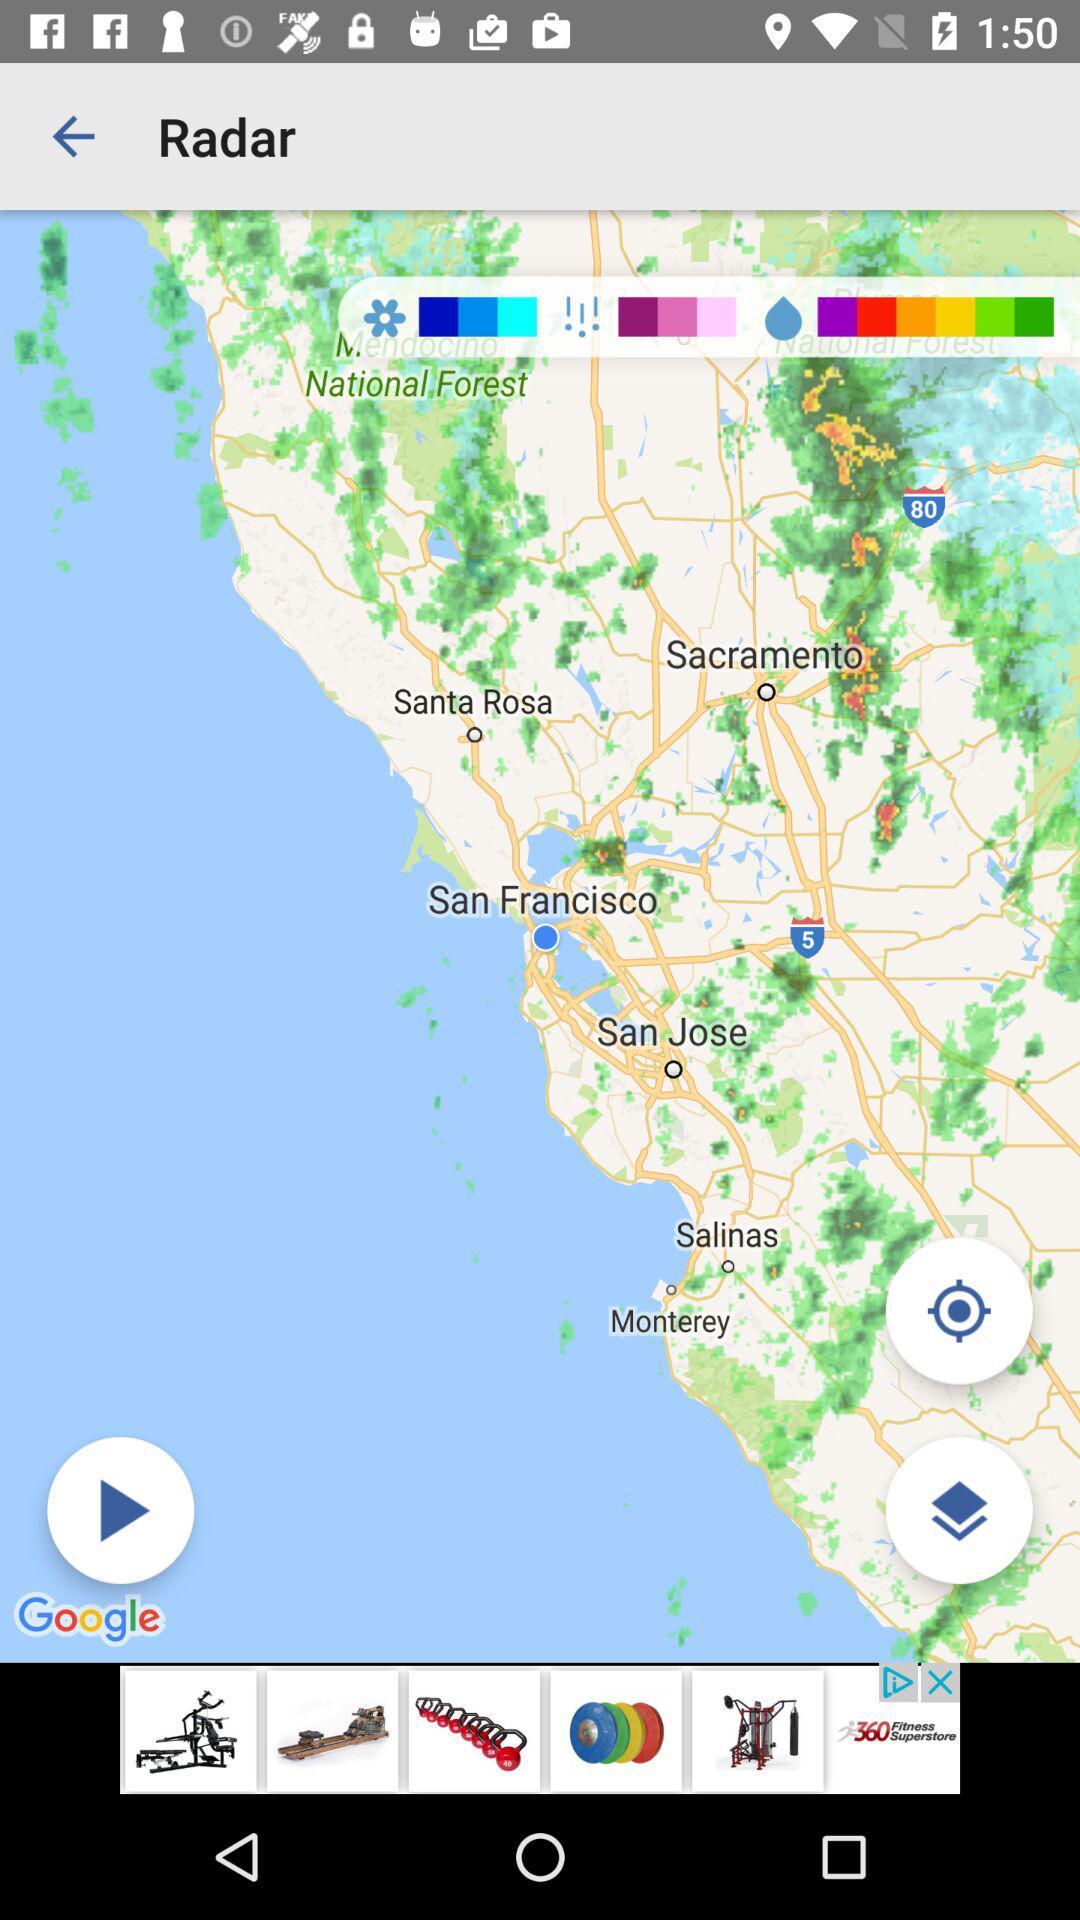  Describe the element at coordinates (120, 1510) in the screenshot. I see `radar` at that location.